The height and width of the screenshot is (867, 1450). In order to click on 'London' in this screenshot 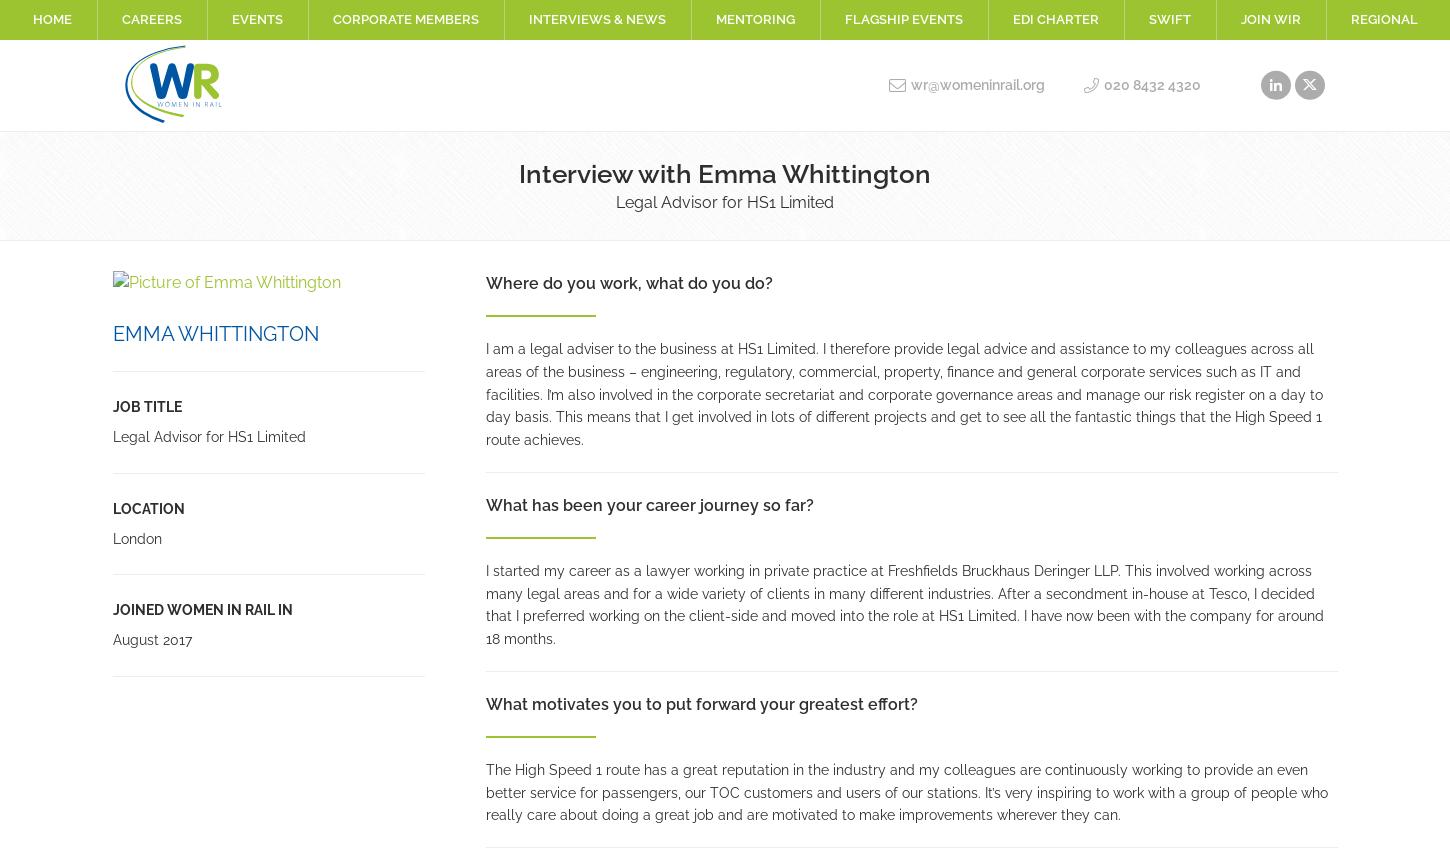, I will do `click(135, 536)`.